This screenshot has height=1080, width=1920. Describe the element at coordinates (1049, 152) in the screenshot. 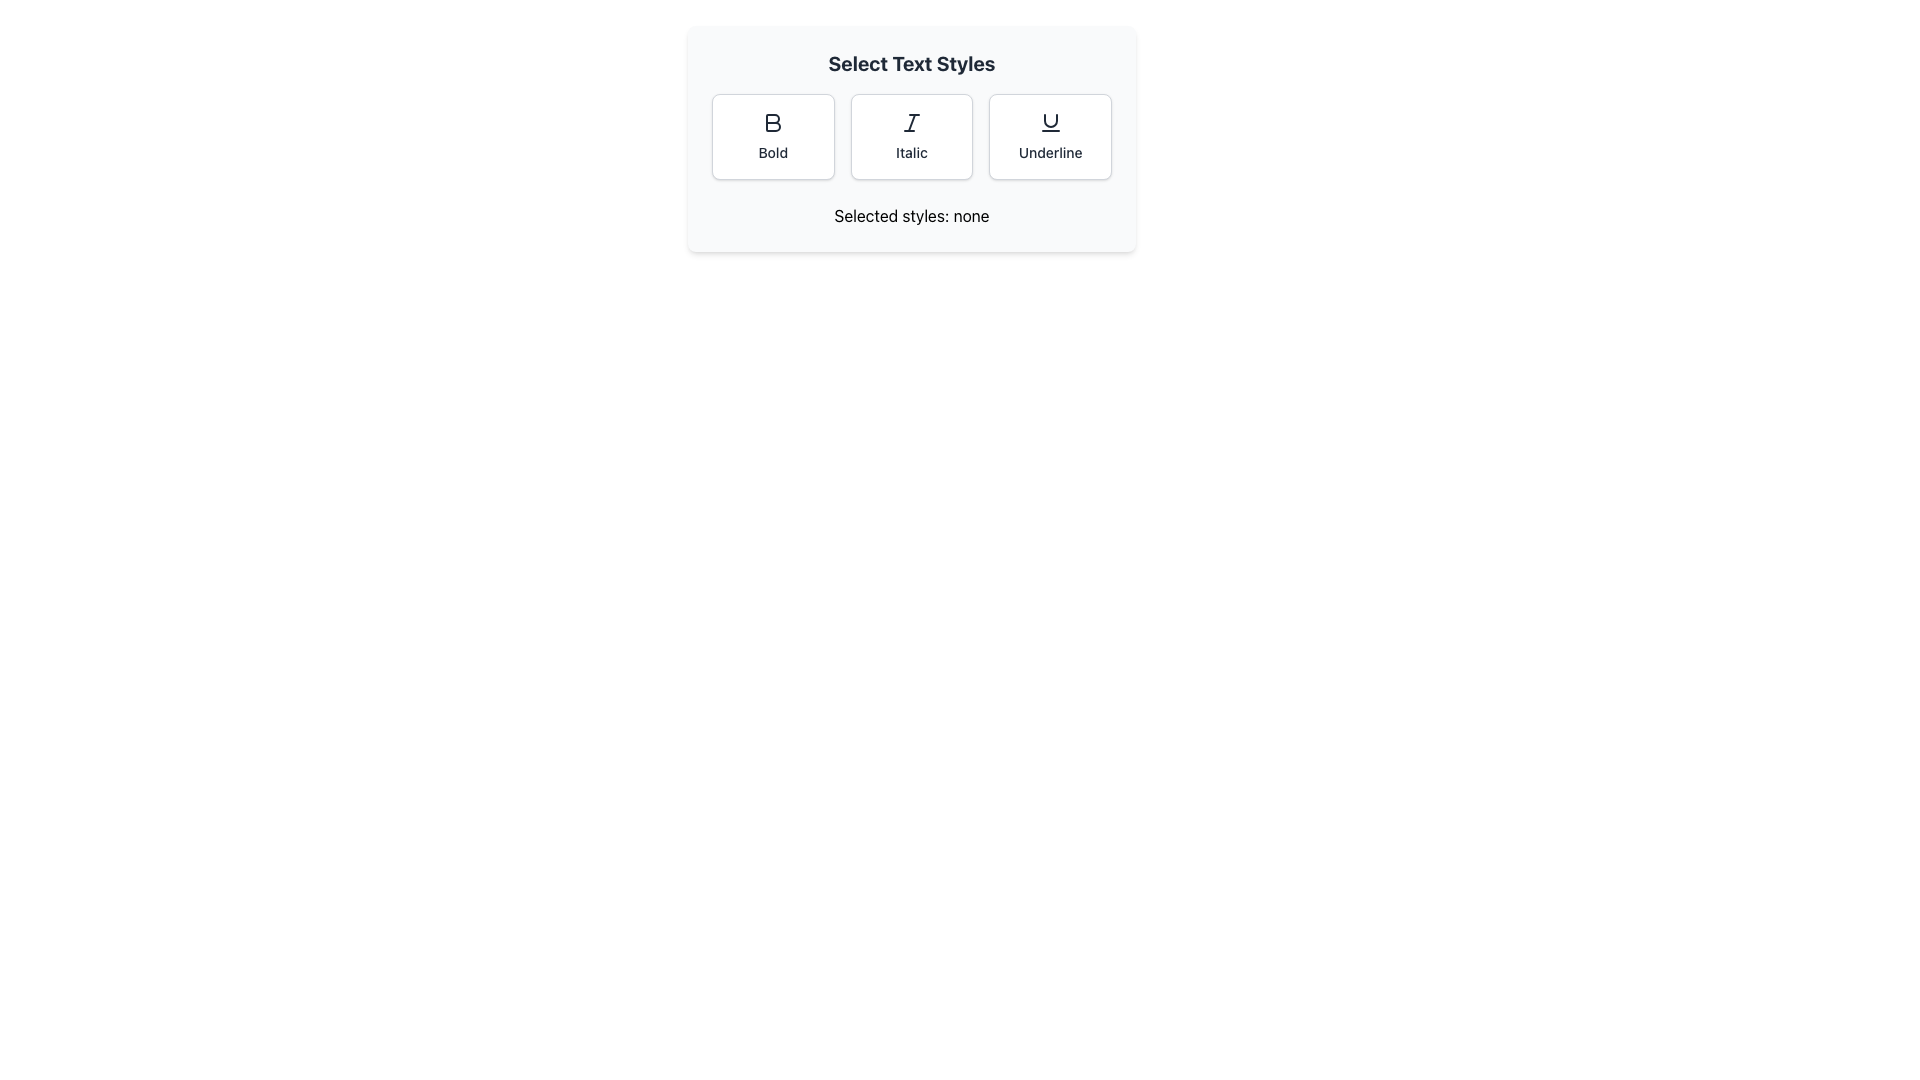

I see `the text label displaying the word 'Underline' located below the underlined 'U' icon` at that location.